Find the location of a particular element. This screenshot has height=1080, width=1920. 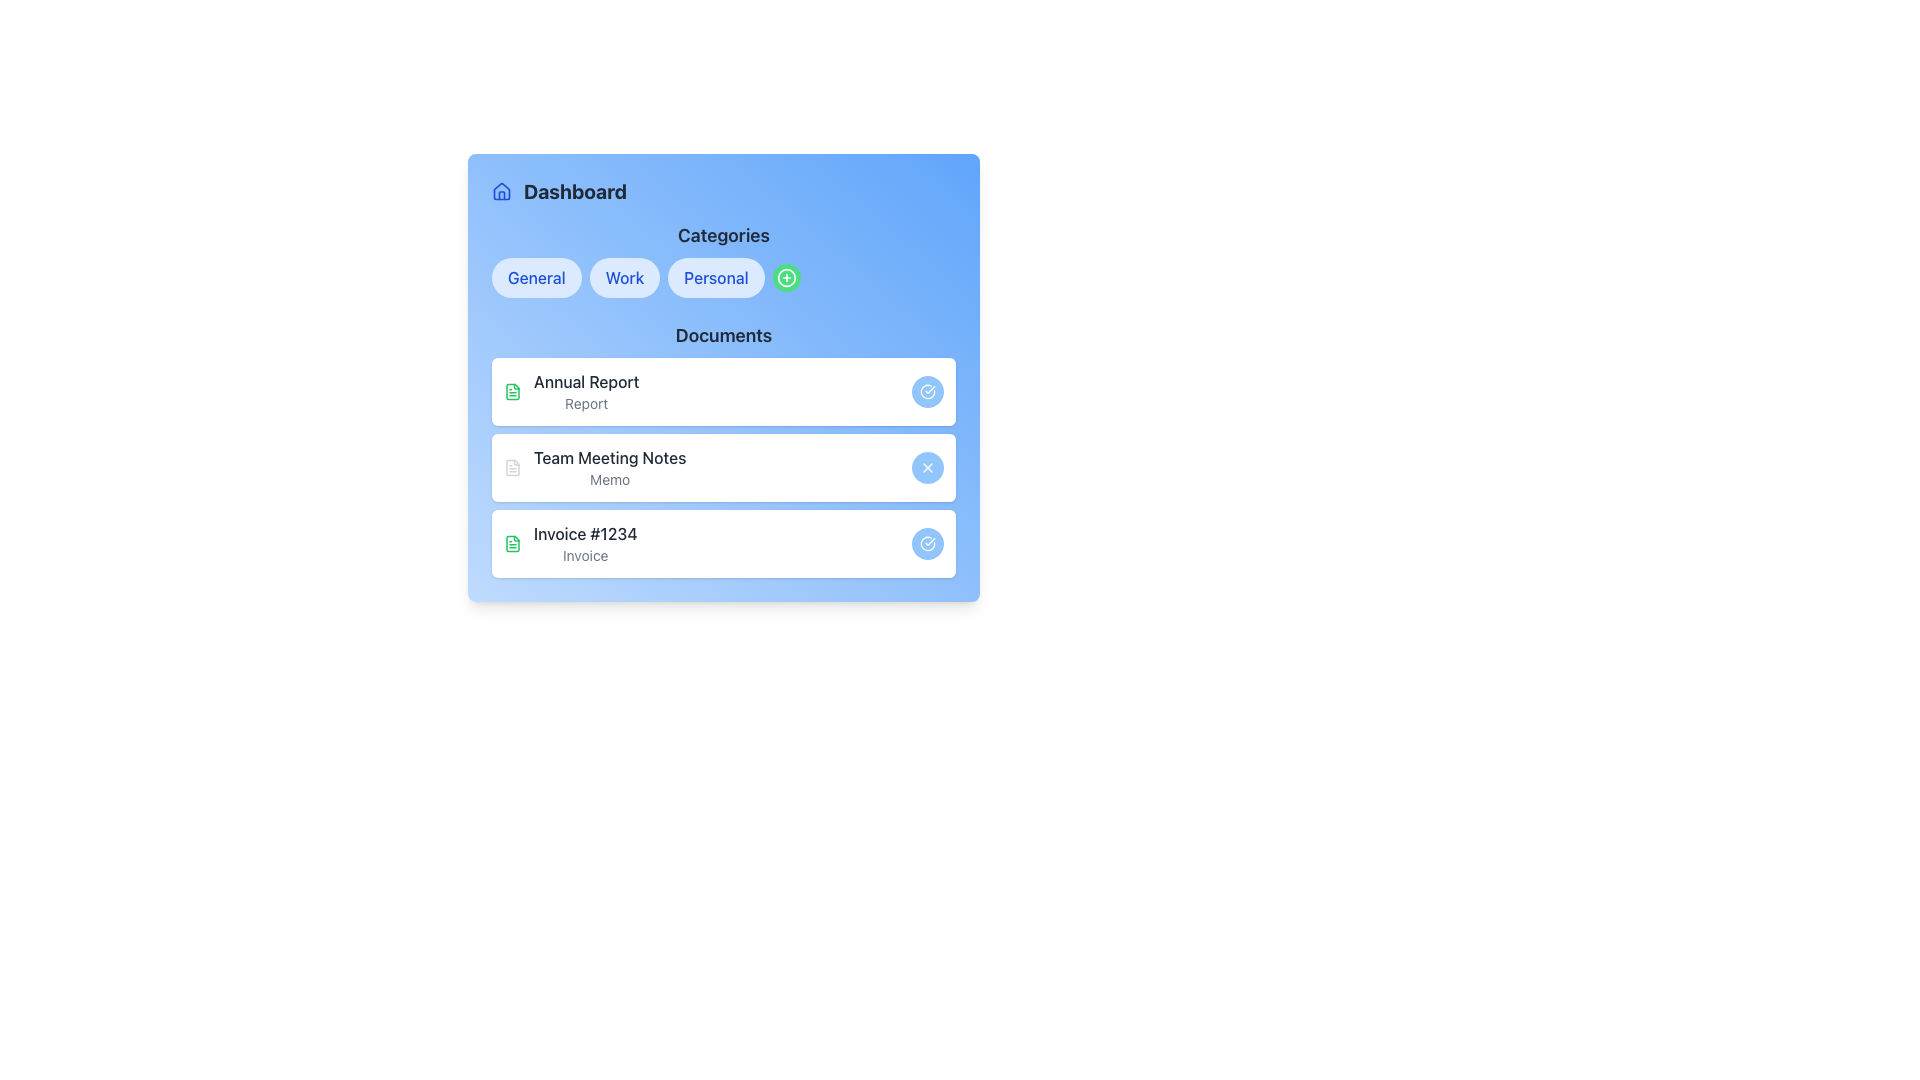

the circular button to the right of the 'Team Meeting Notes' document card in the 'Documents' section is located at coordinates (723, 467).